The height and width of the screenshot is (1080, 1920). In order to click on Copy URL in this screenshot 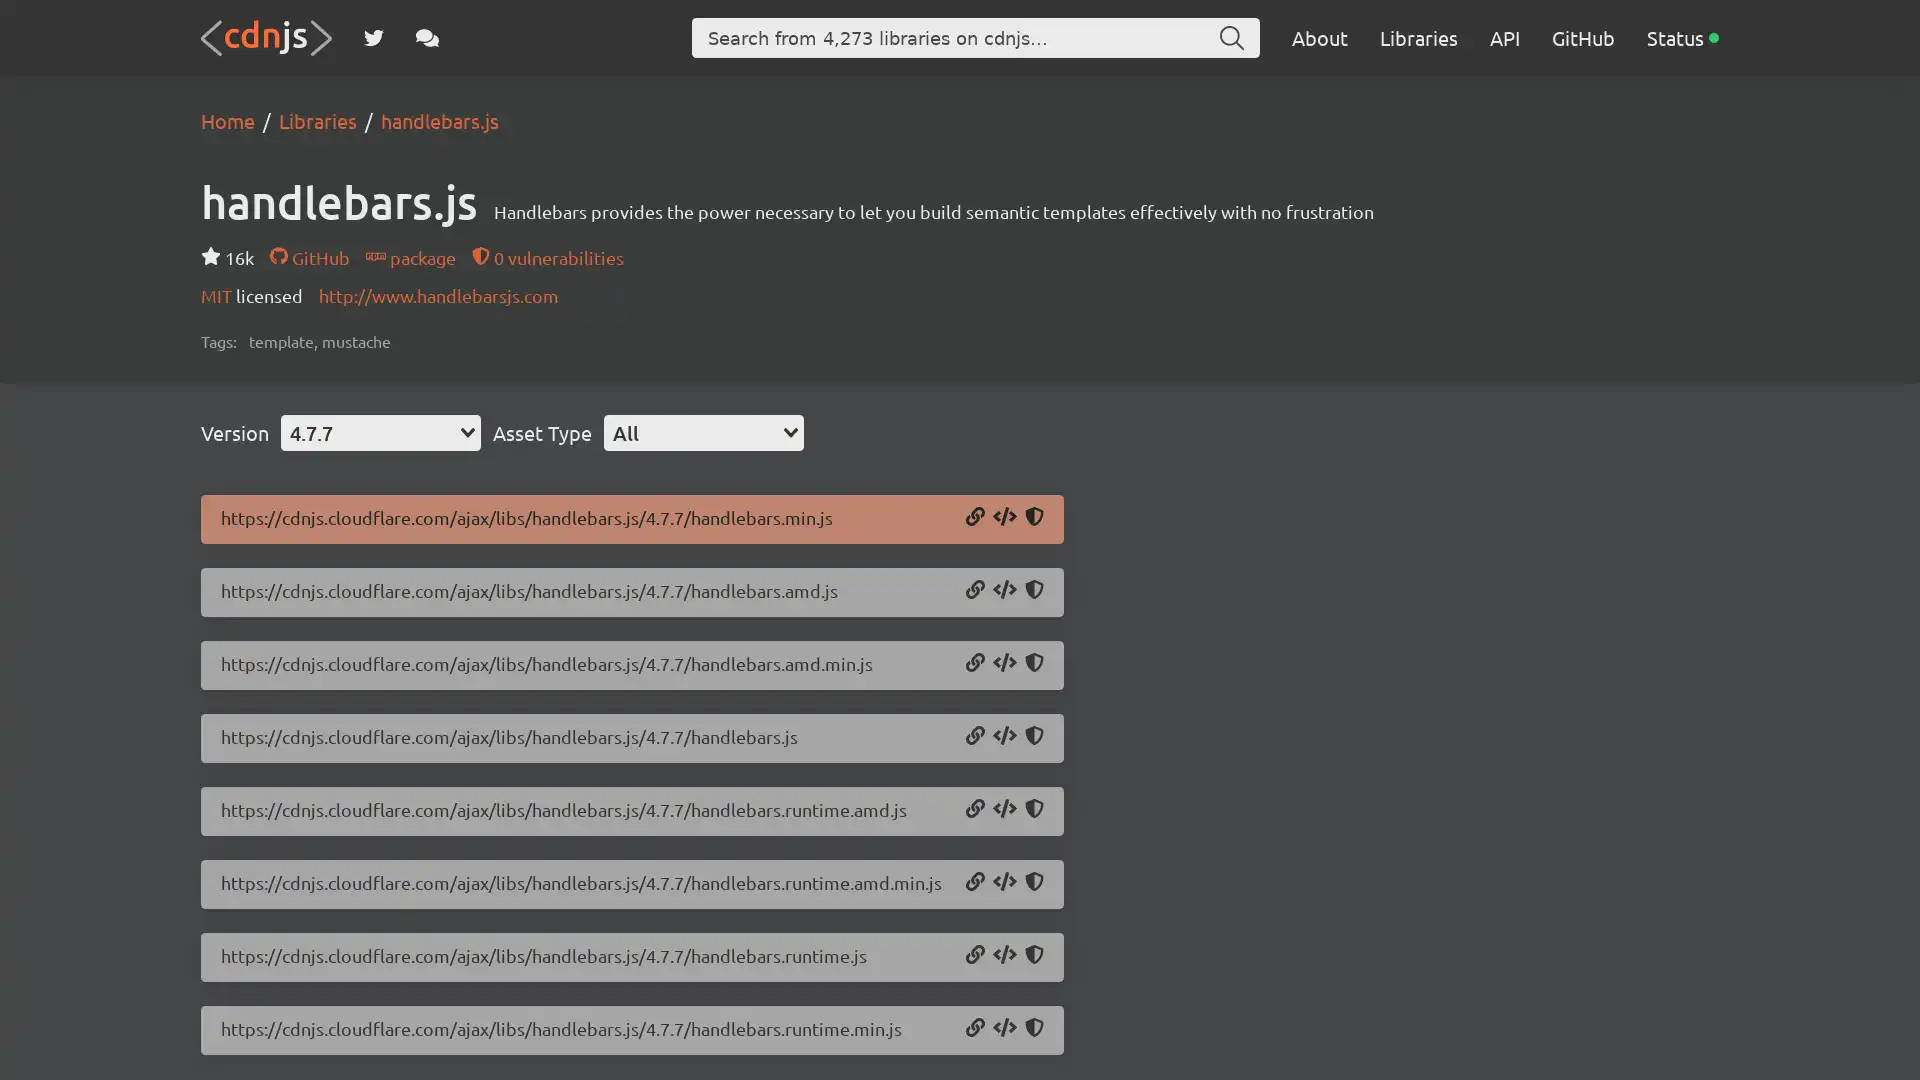, I will do `click(975, 517)`.